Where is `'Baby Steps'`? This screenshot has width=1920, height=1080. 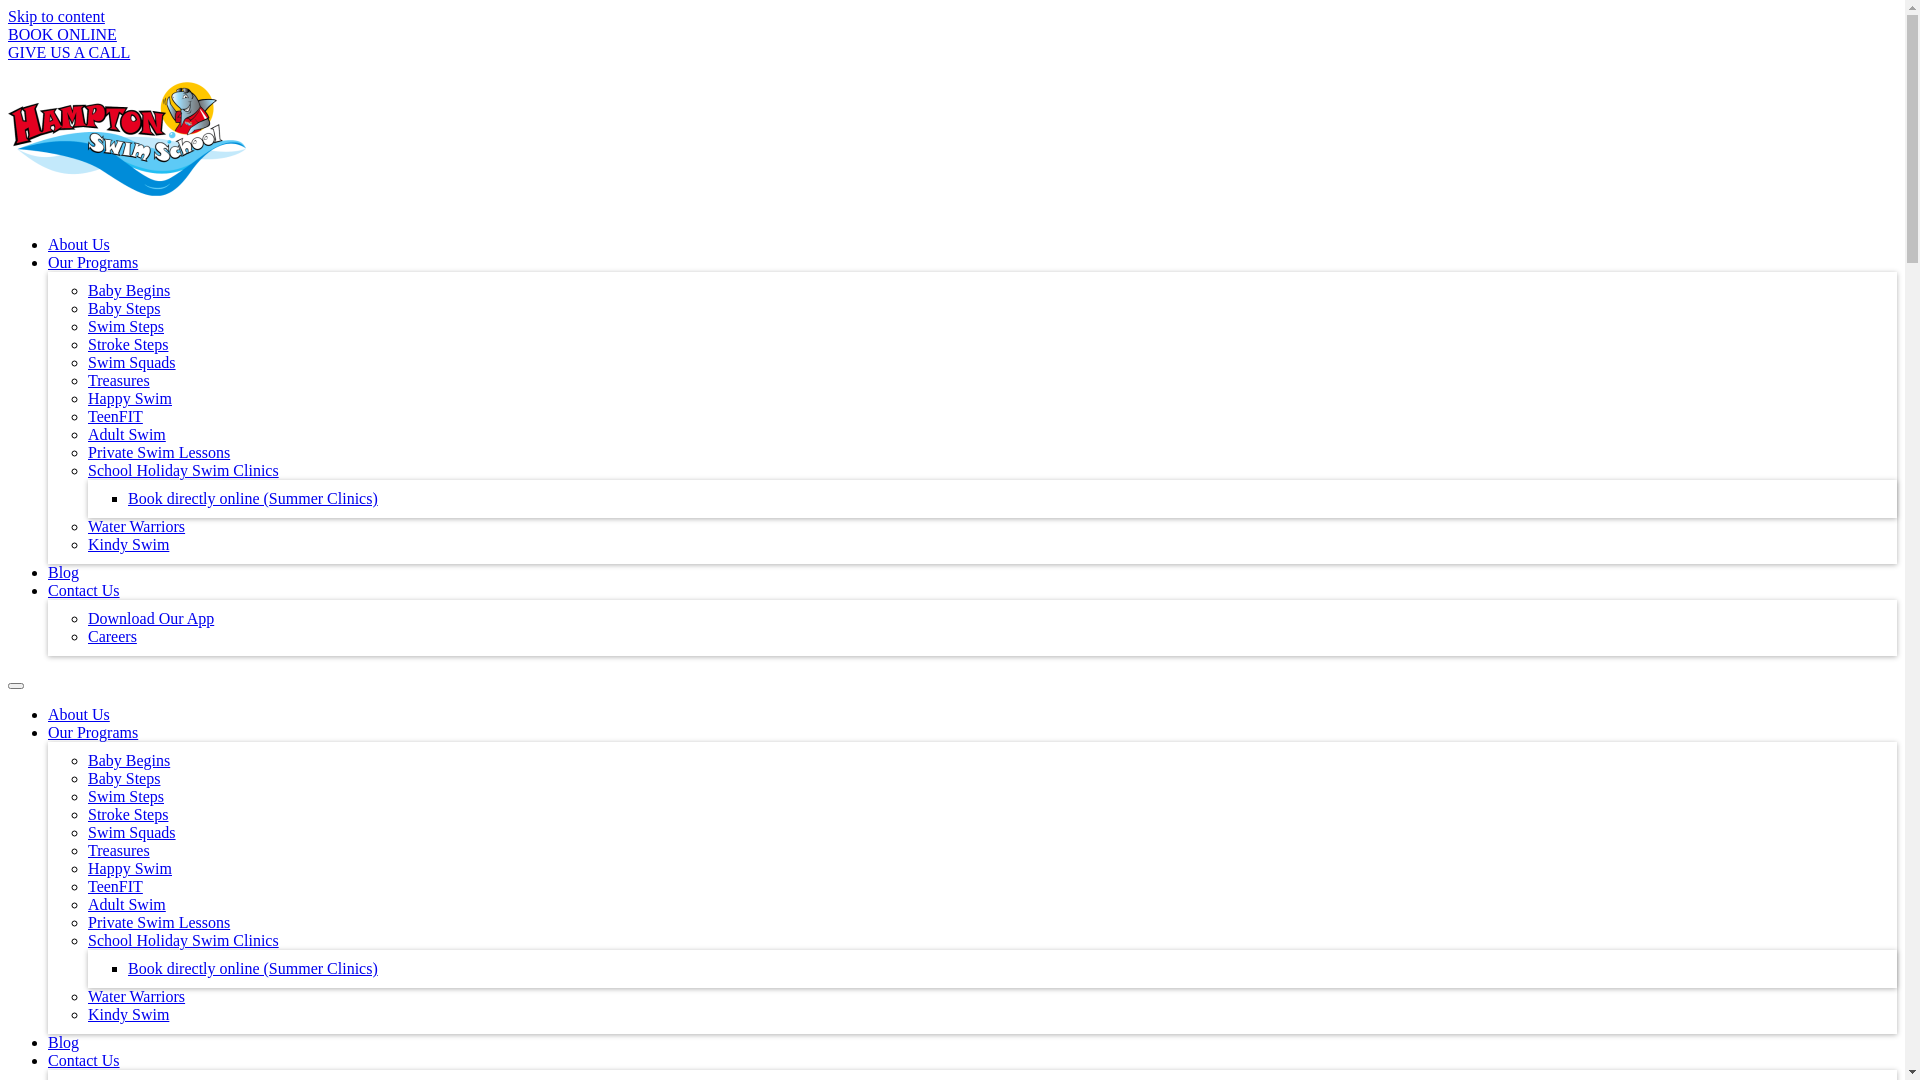 'Baby Steps' is located at coordinates (86, 308).